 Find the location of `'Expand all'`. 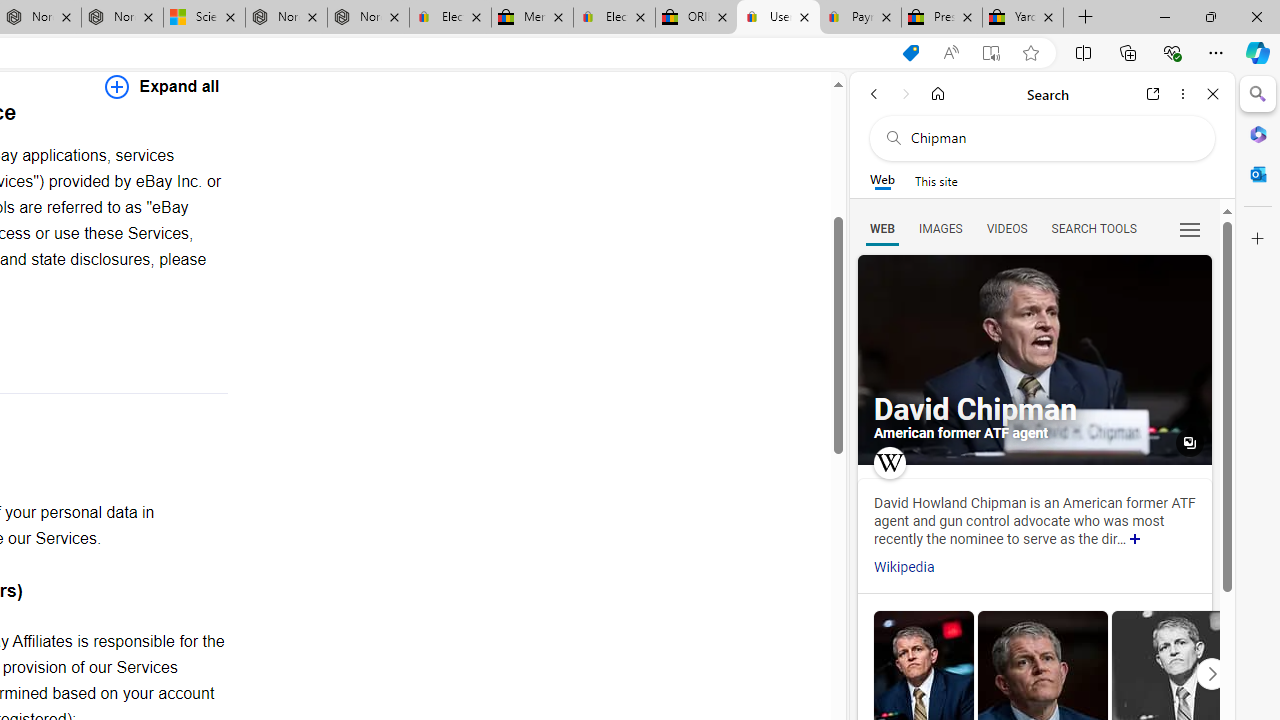

'Expand all' is located at coordinates (162, 85).